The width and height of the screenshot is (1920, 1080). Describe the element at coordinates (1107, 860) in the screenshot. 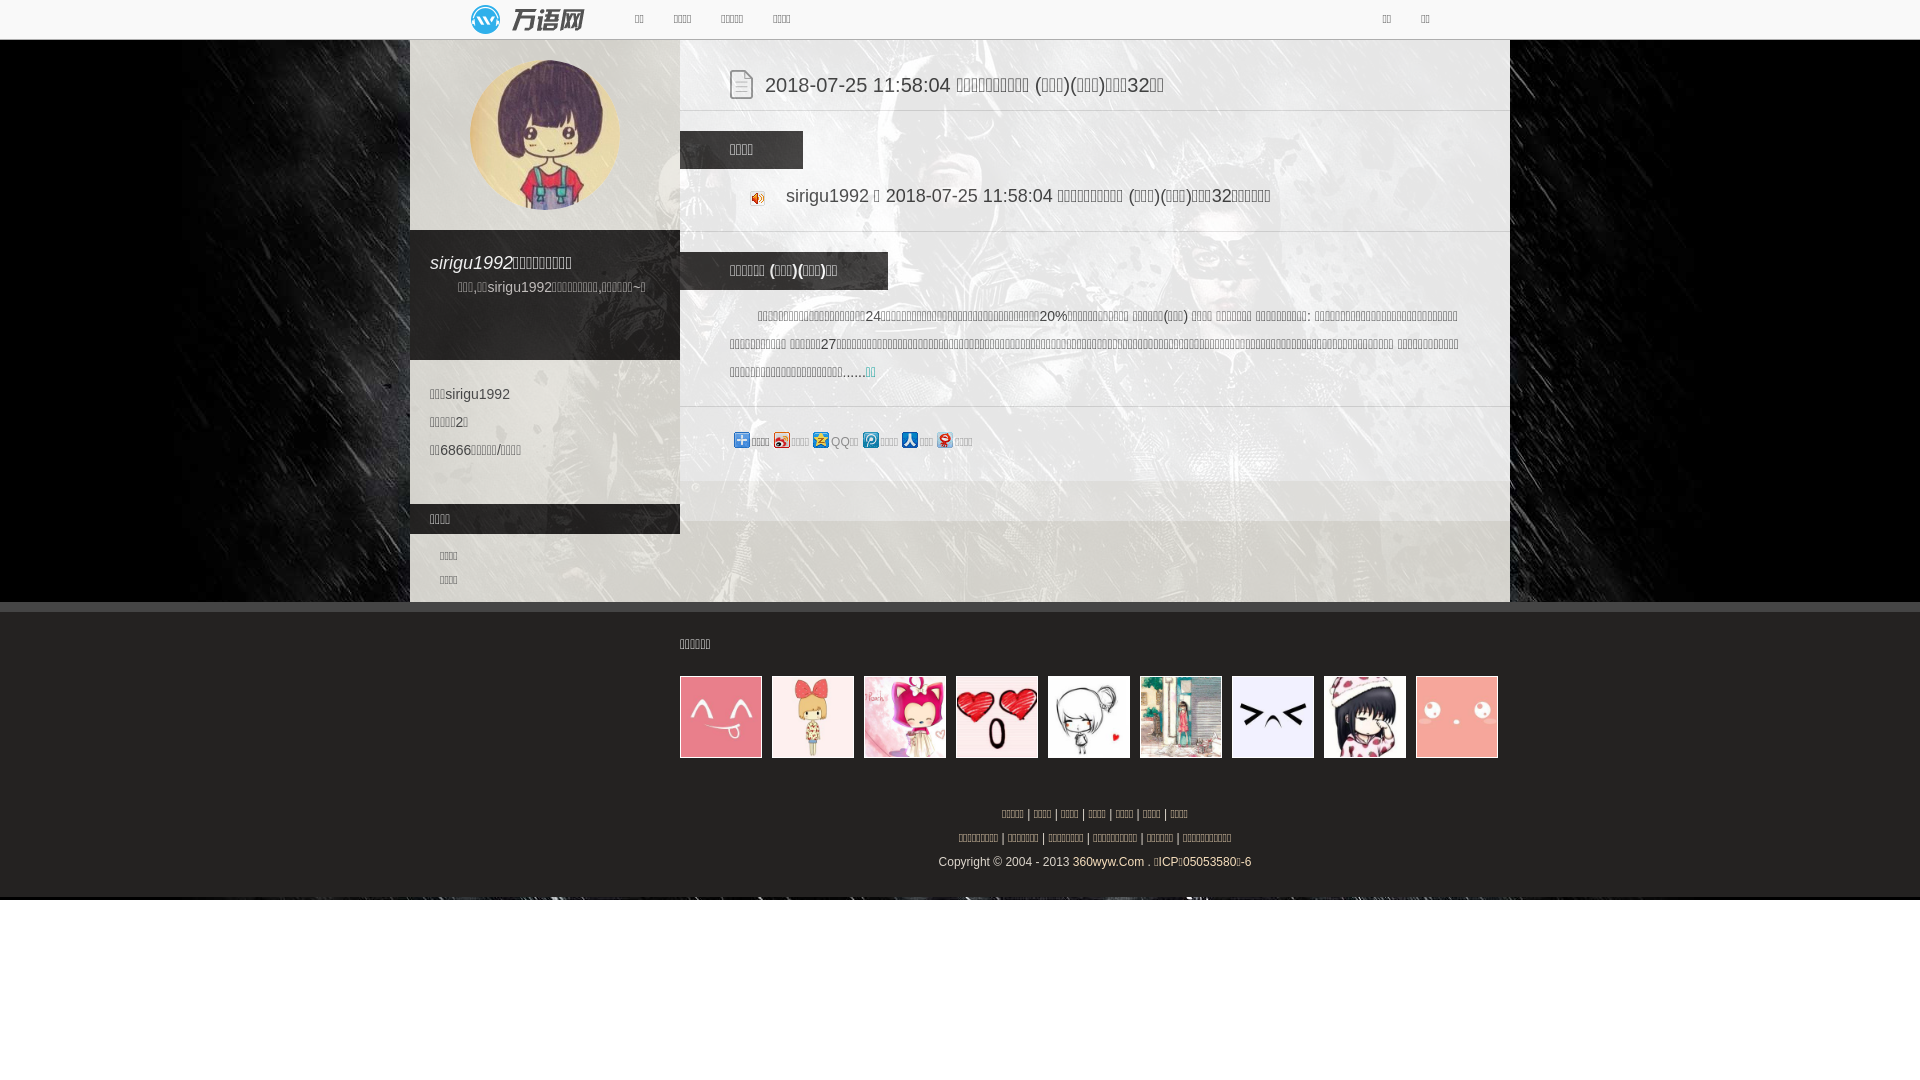

I see `'360wyw.Com'` at that location.